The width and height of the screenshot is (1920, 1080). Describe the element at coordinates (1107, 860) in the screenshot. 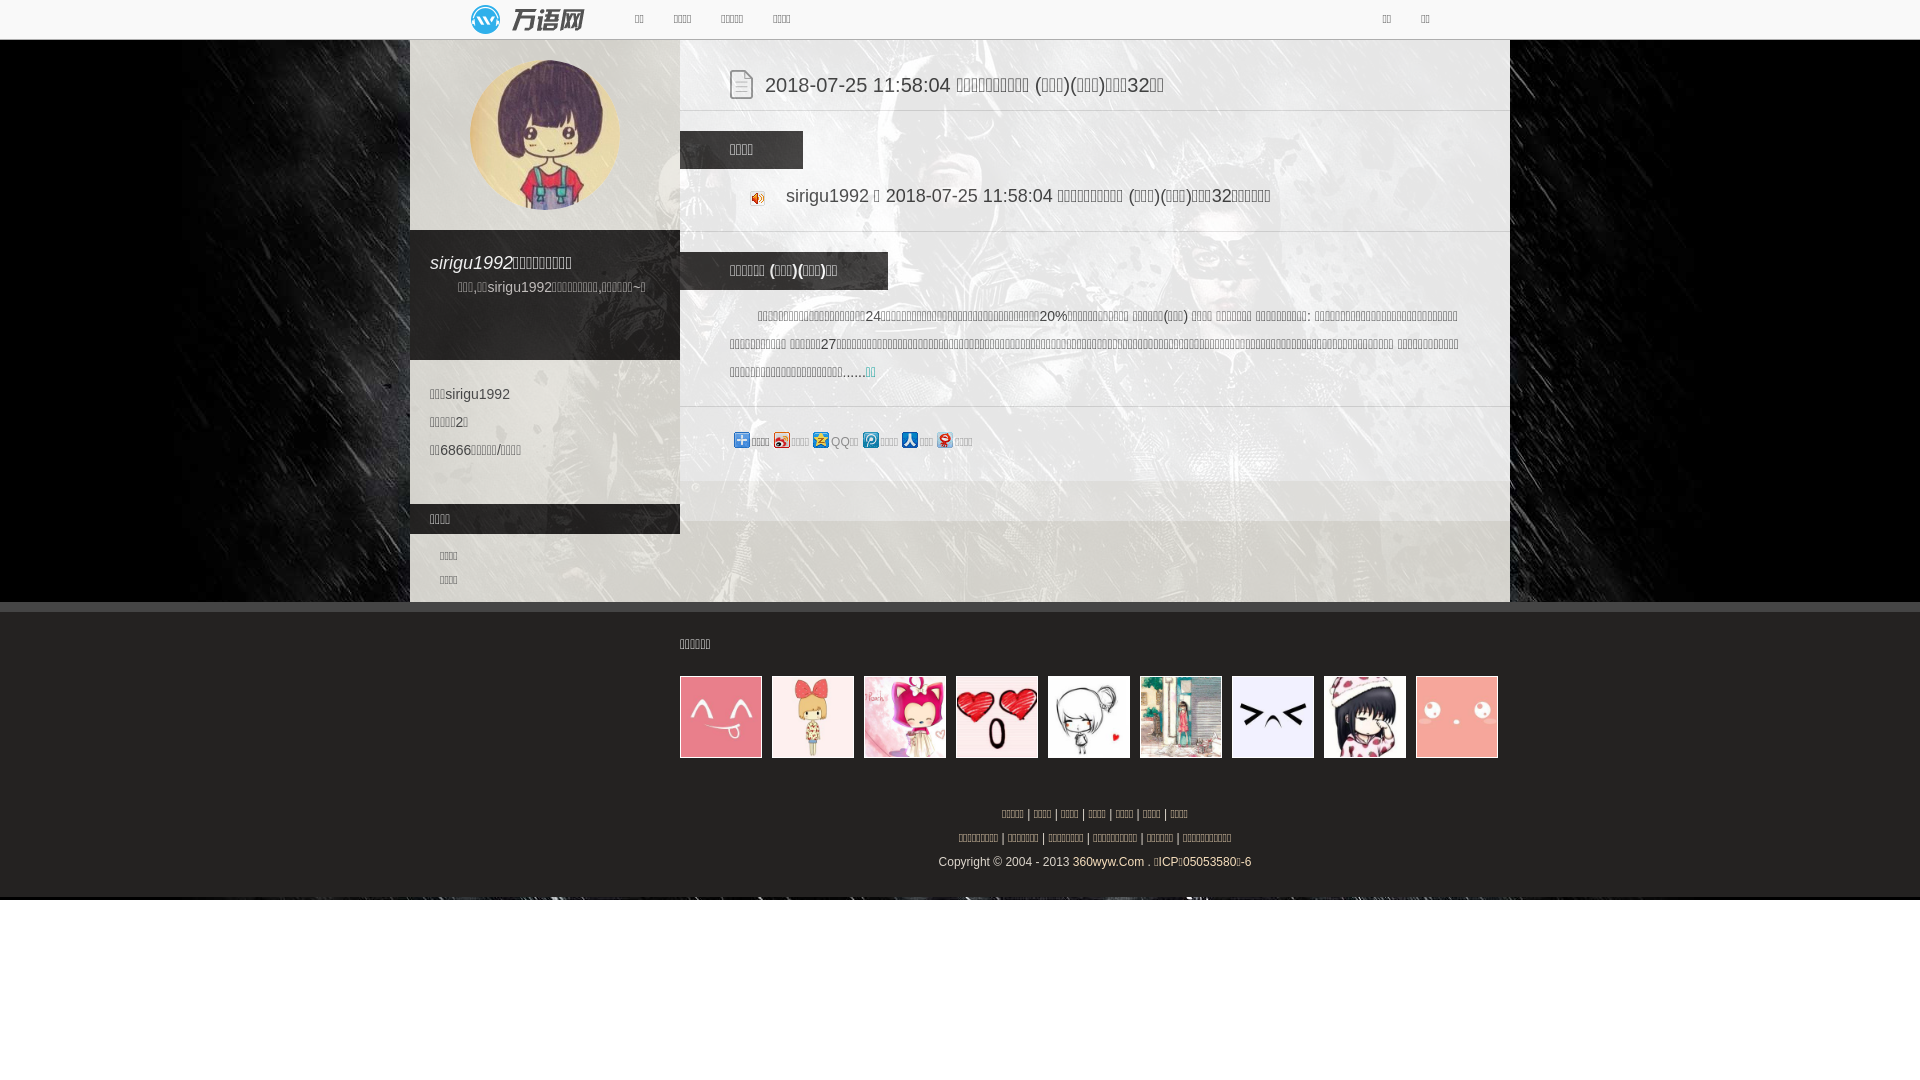

I see `'360wyw.Com'` at that location.